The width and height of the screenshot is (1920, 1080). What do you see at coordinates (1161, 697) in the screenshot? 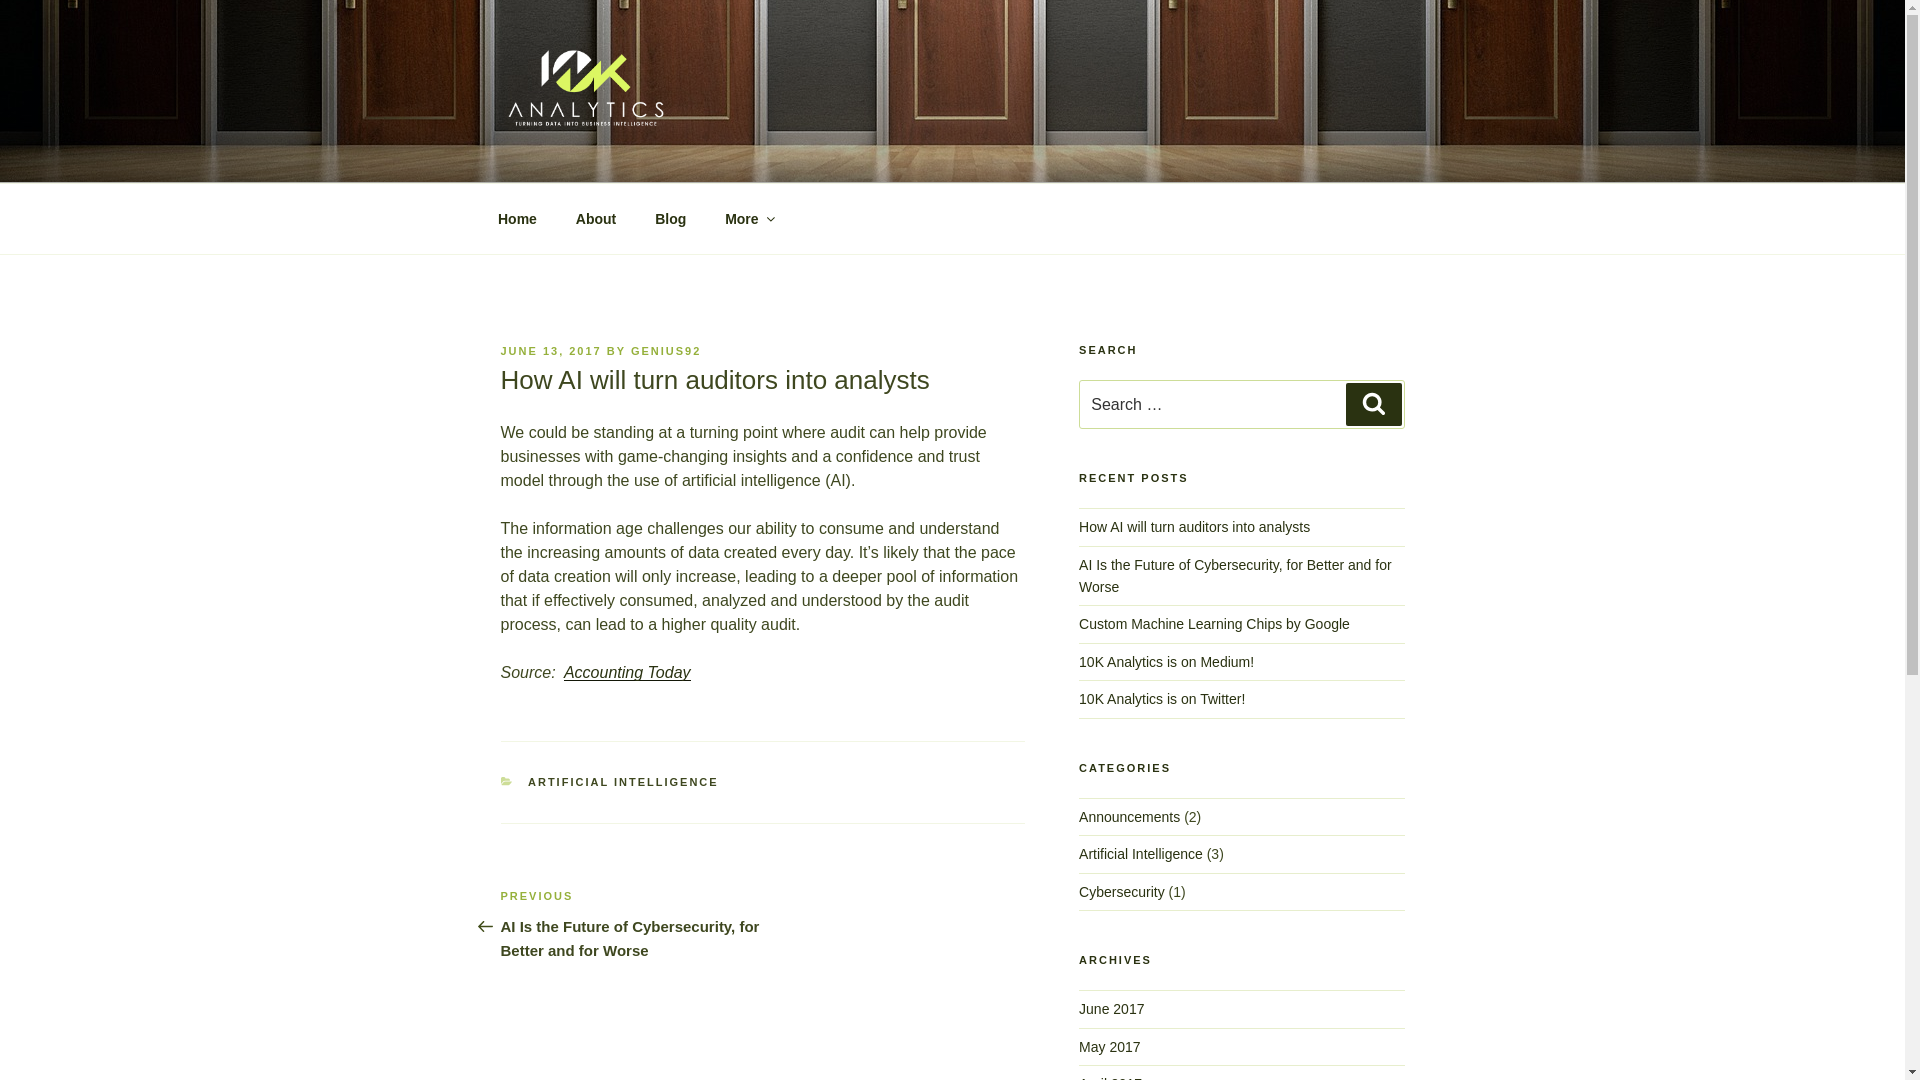
I see `'10K Analytics is on Twitter!'` at bounding box center [1161, 697].